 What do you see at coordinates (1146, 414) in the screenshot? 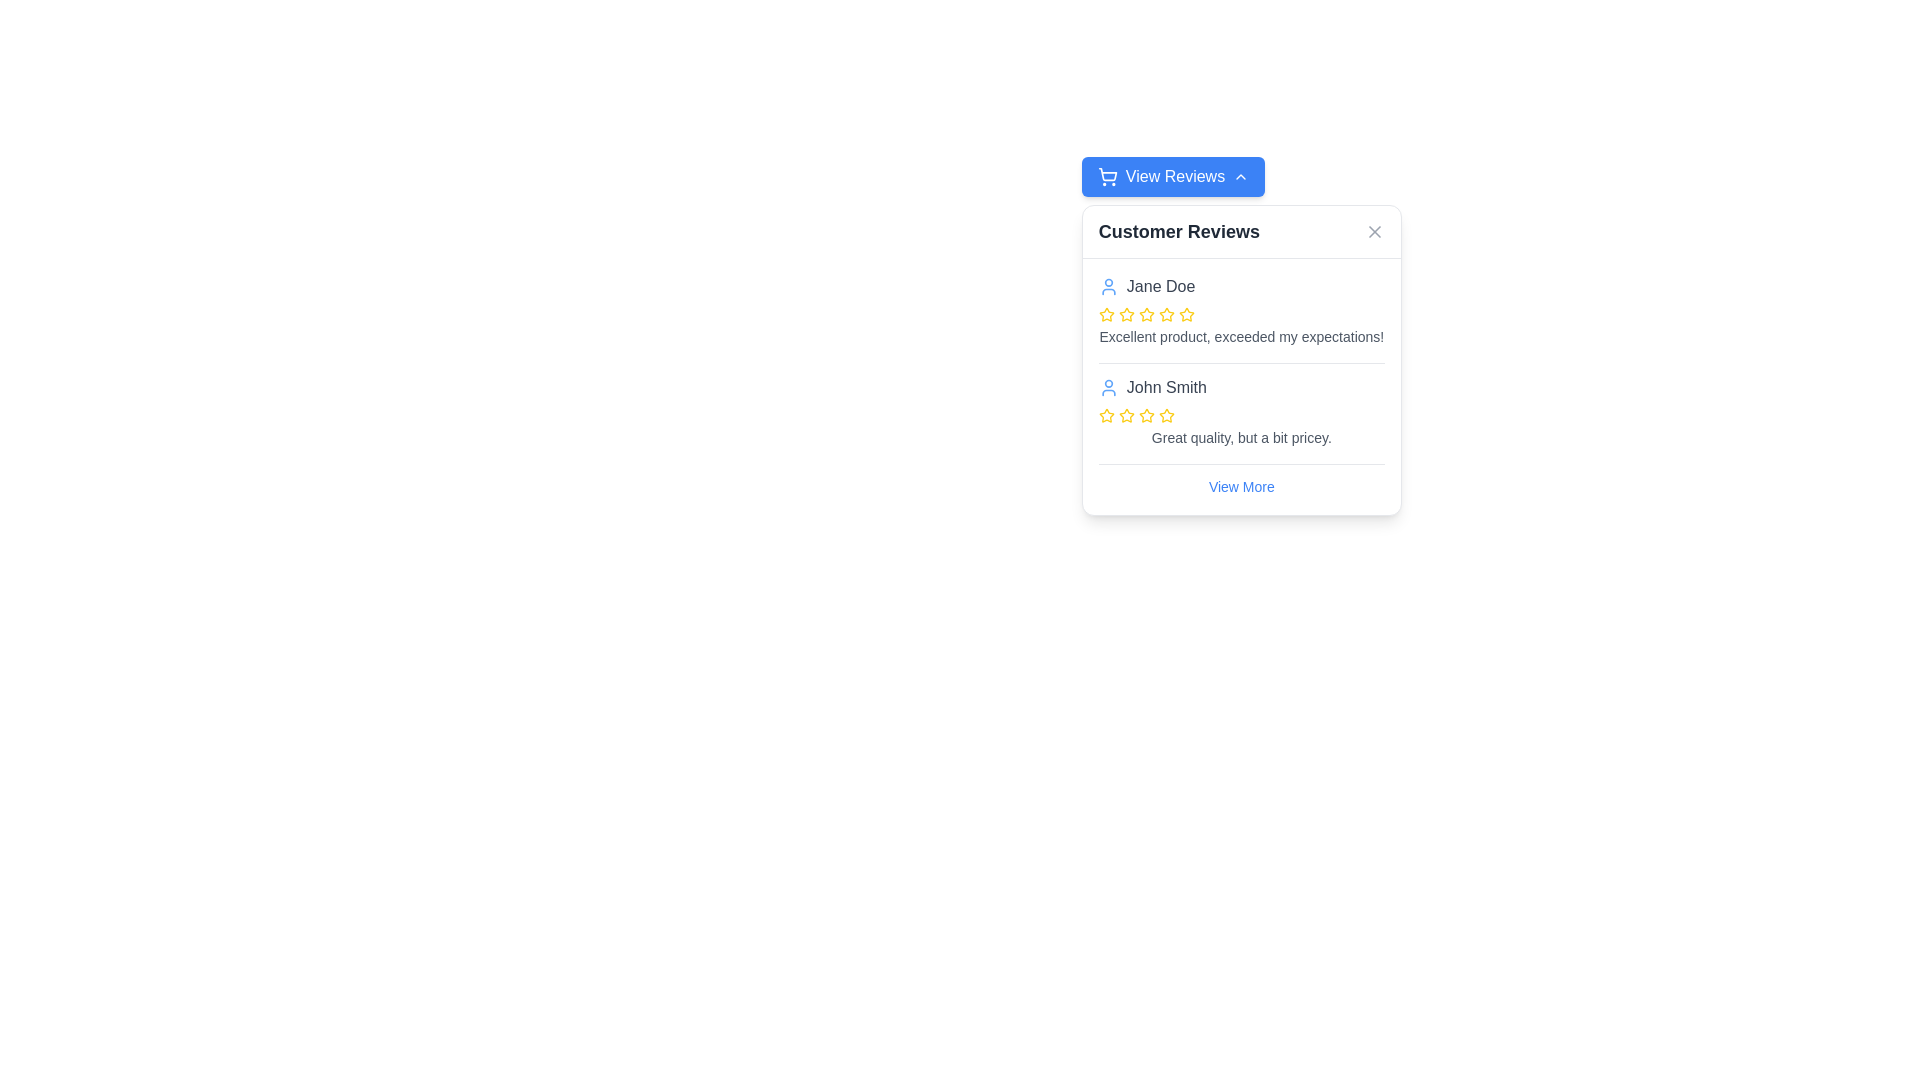
I see `the second star icon representing the rating in the review submitted by 'John Smith' in the 'Customer Reviews' section` at bounding box center [1146, 414].